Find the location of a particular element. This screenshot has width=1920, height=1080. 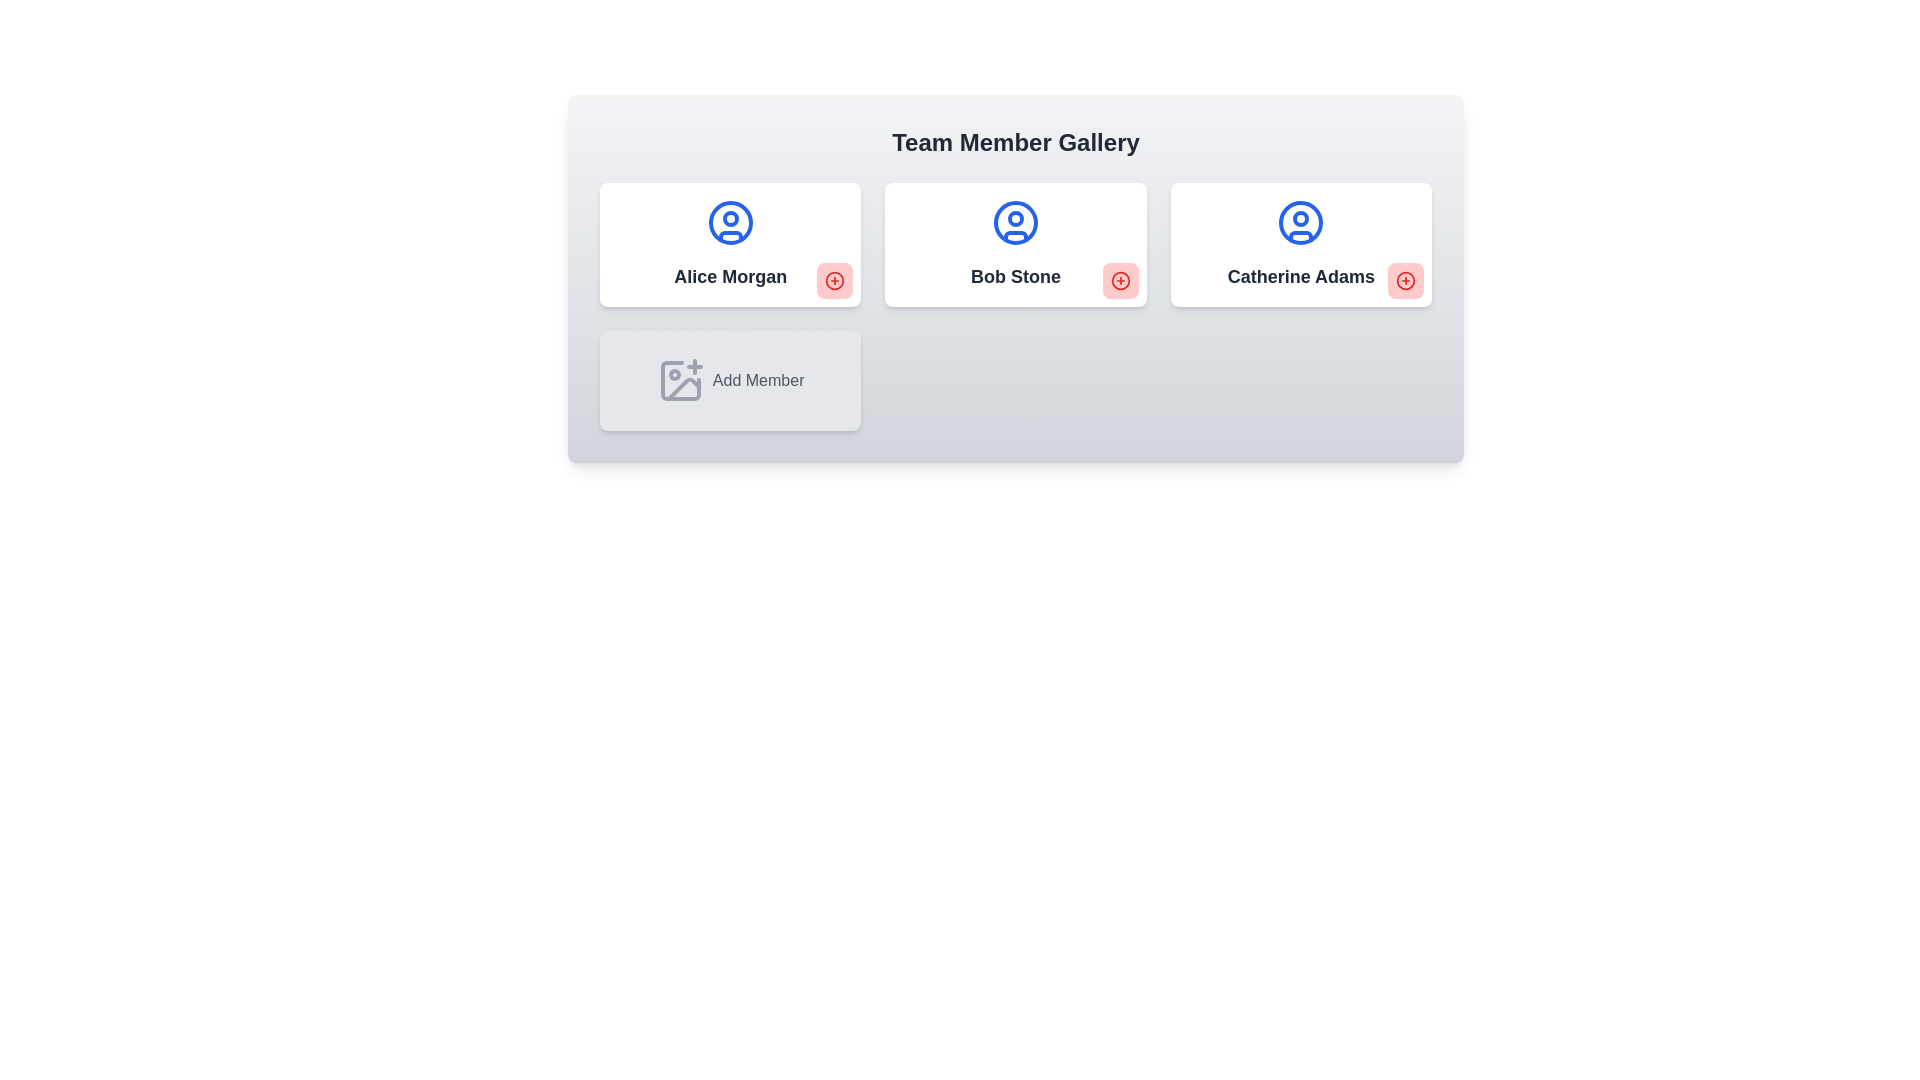

the circular user silhouette icon representing 'Bob Stone' is located at coordinates (1016, 223).